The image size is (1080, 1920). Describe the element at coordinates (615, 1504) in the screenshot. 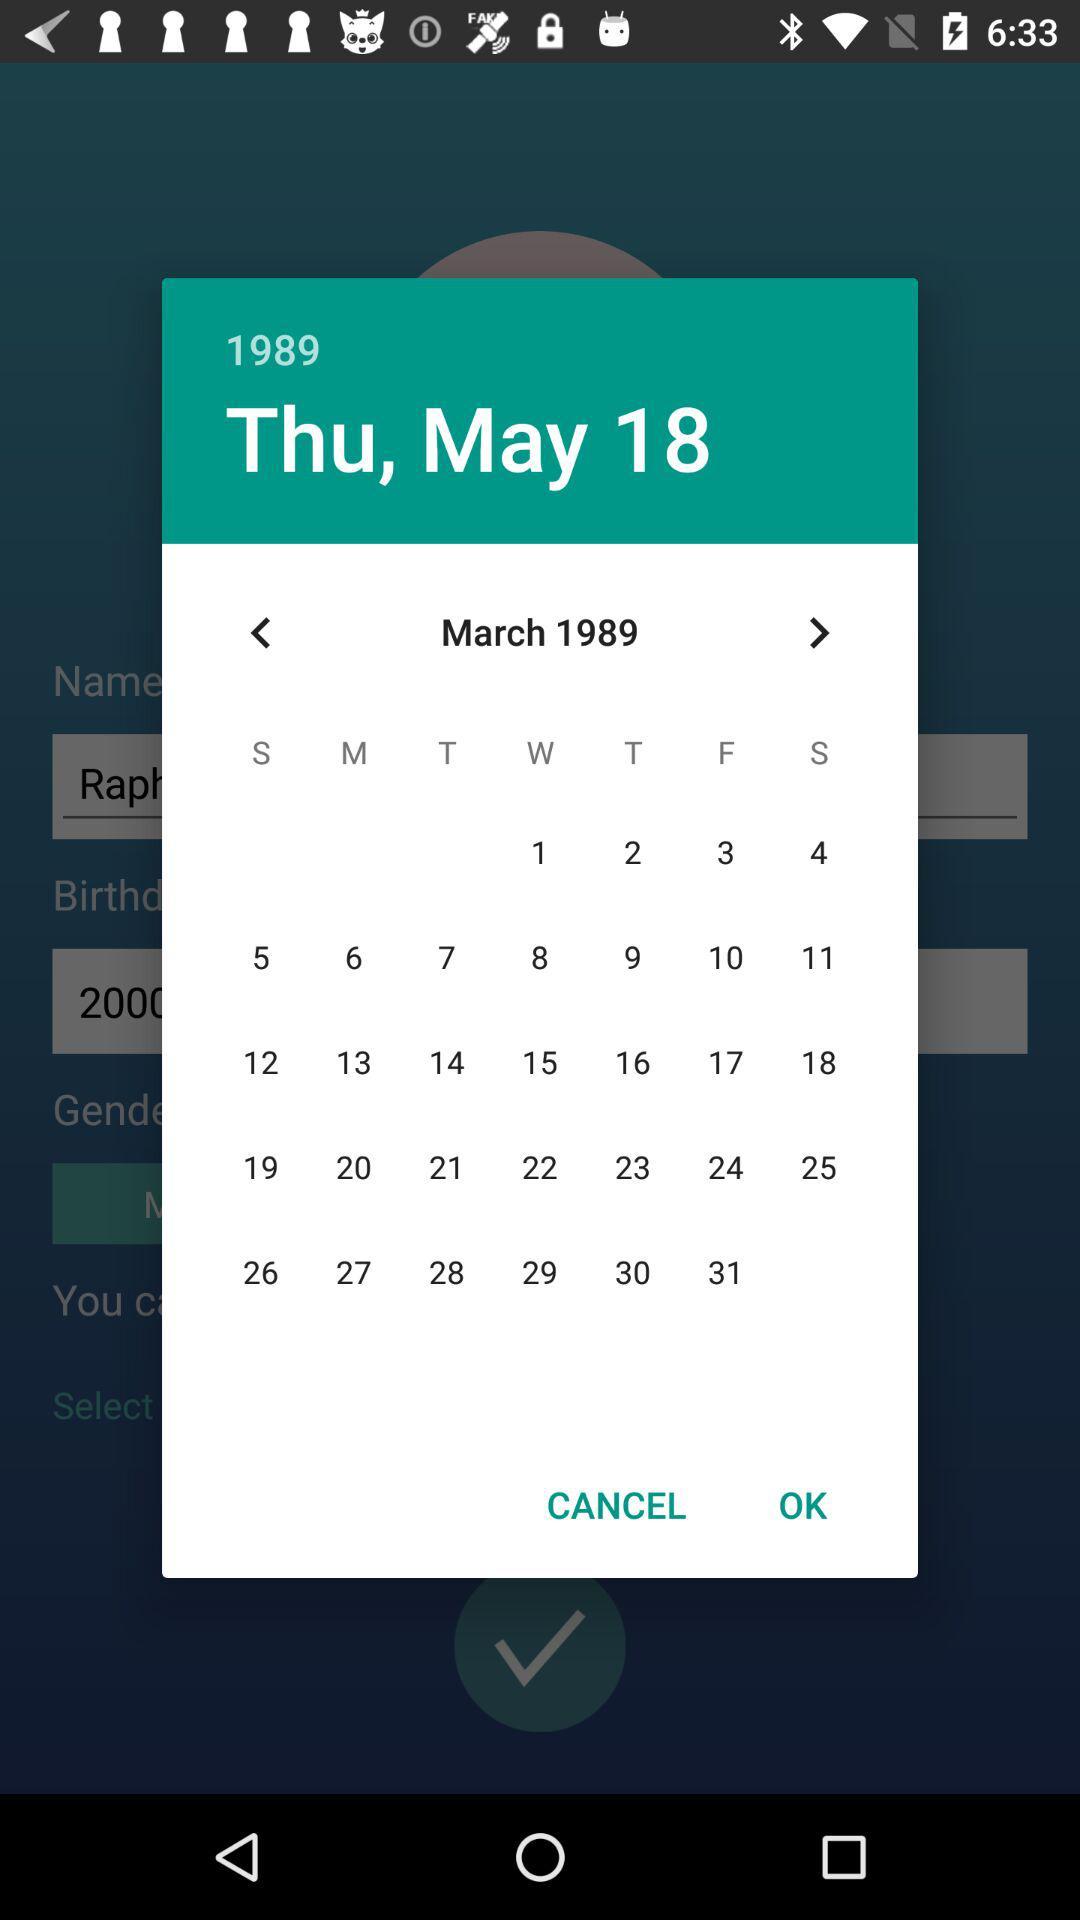

I see `the item next to the ok icon` at that location.